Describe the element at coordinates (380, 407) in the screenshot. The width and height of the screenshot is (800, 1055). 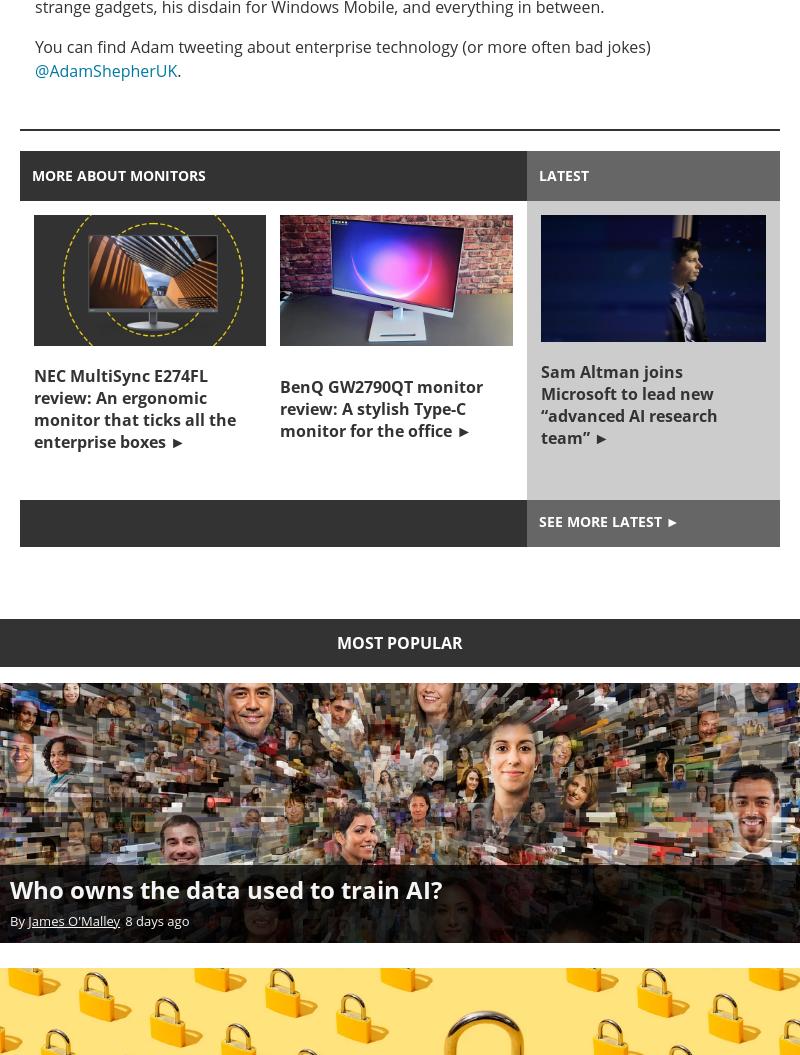
I see `'BenQ GW2790QT monitor review: A stylish Type-C monitor for the office'` at that location.